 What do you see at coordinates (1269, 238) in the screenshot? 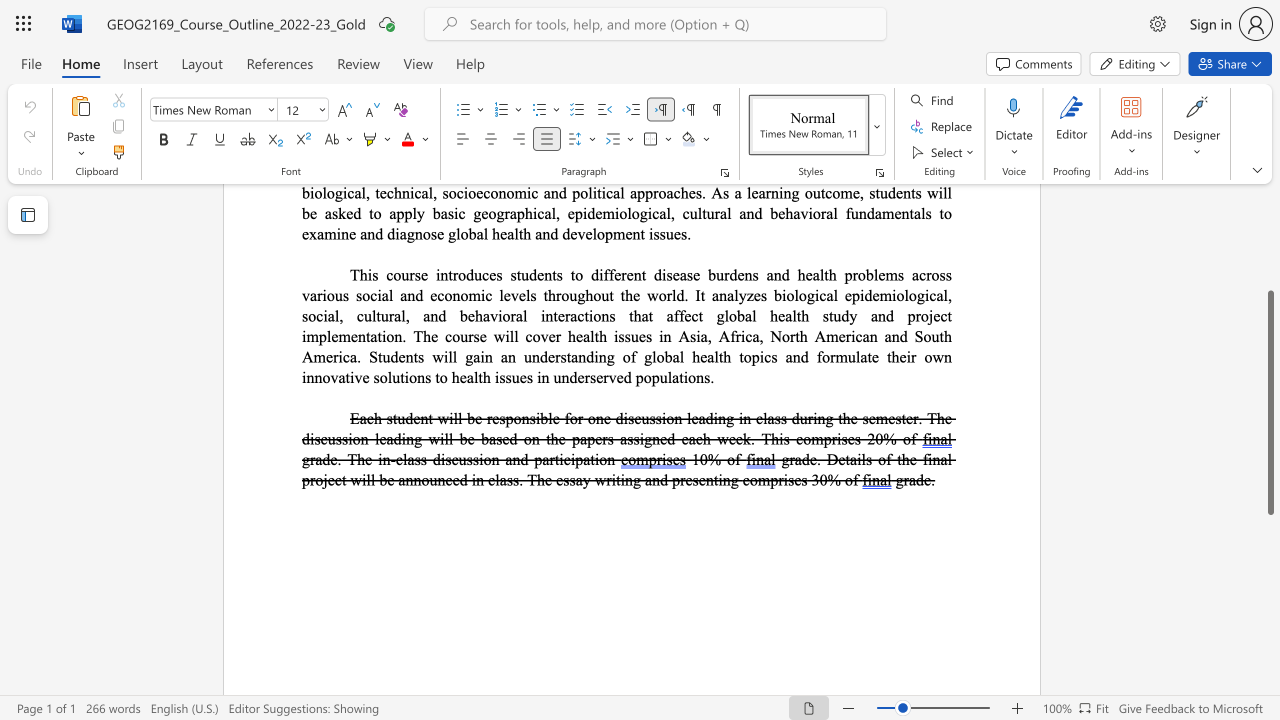
I see `the scrollbar on the right to shift the page higher` at bounding box center [1269, 238].